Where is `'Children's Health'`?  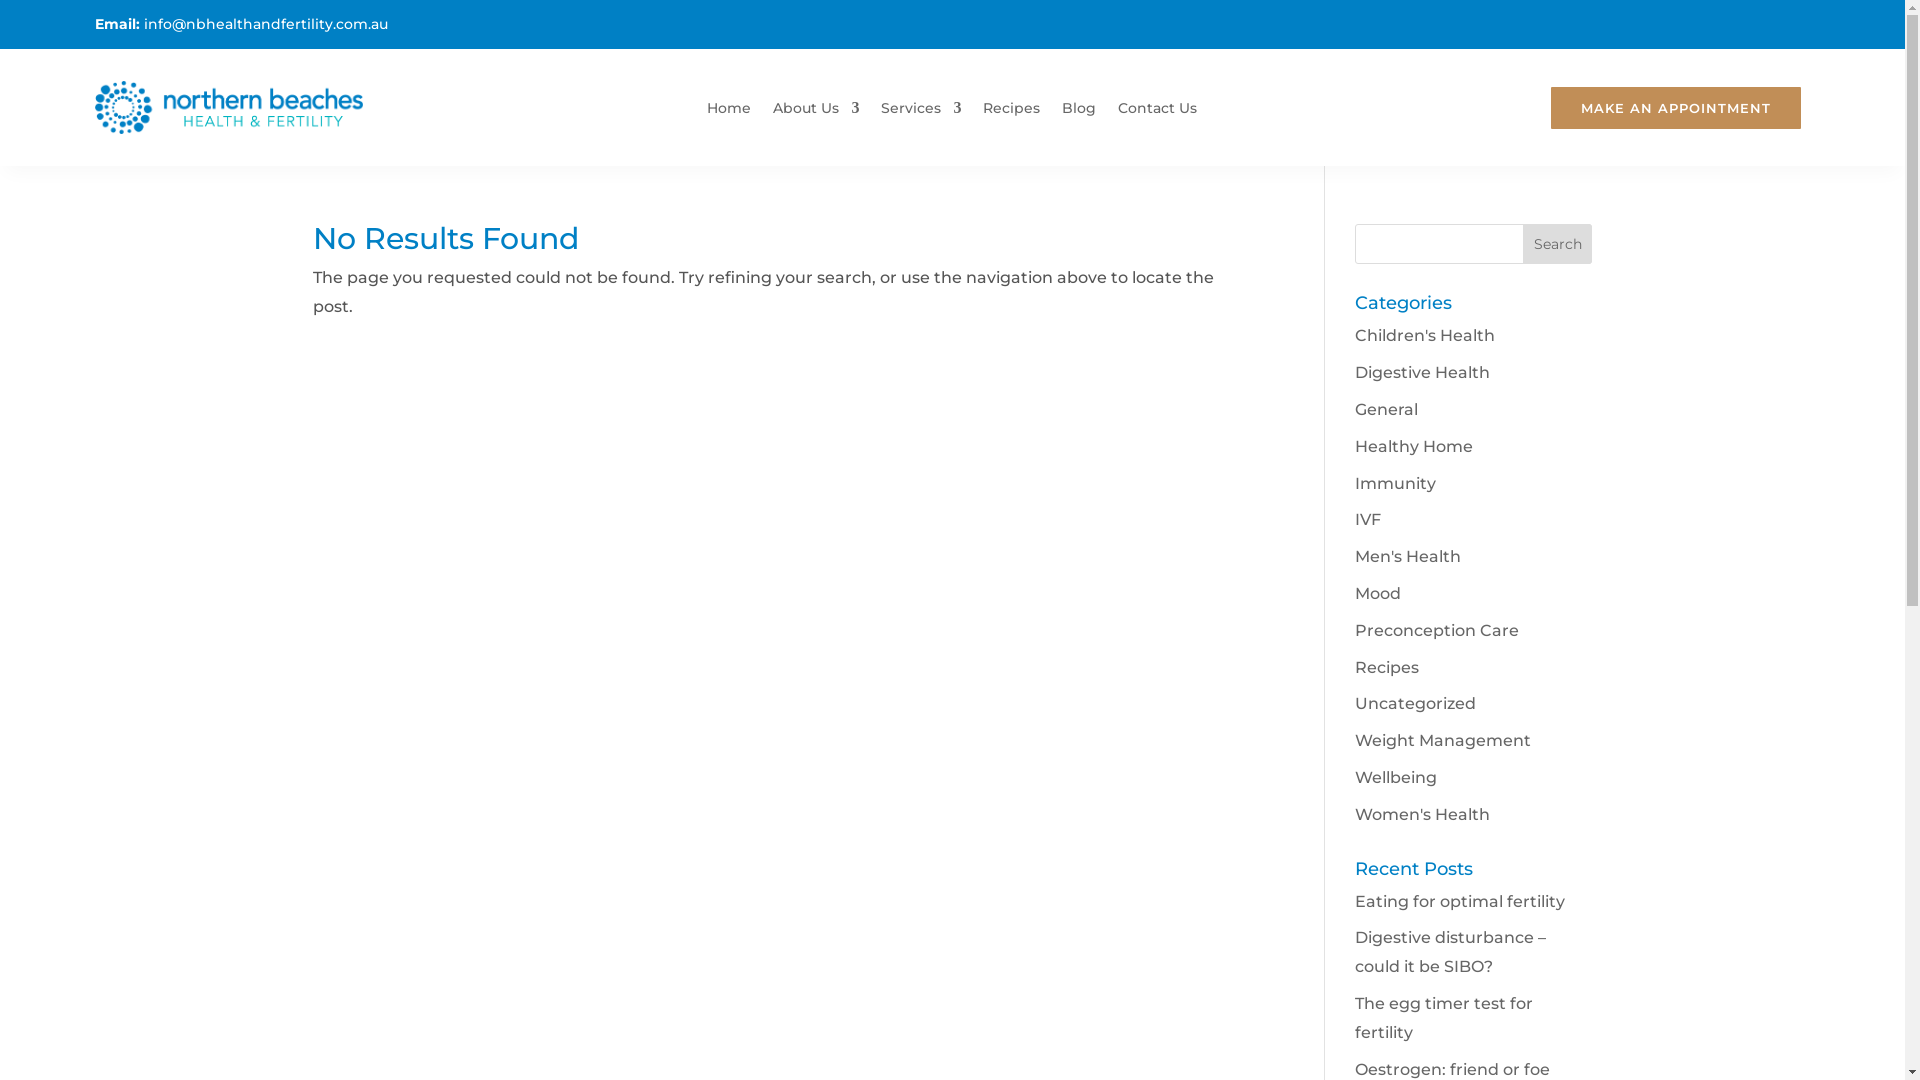 'Children's Health' is located at coordinates (1424, 334).